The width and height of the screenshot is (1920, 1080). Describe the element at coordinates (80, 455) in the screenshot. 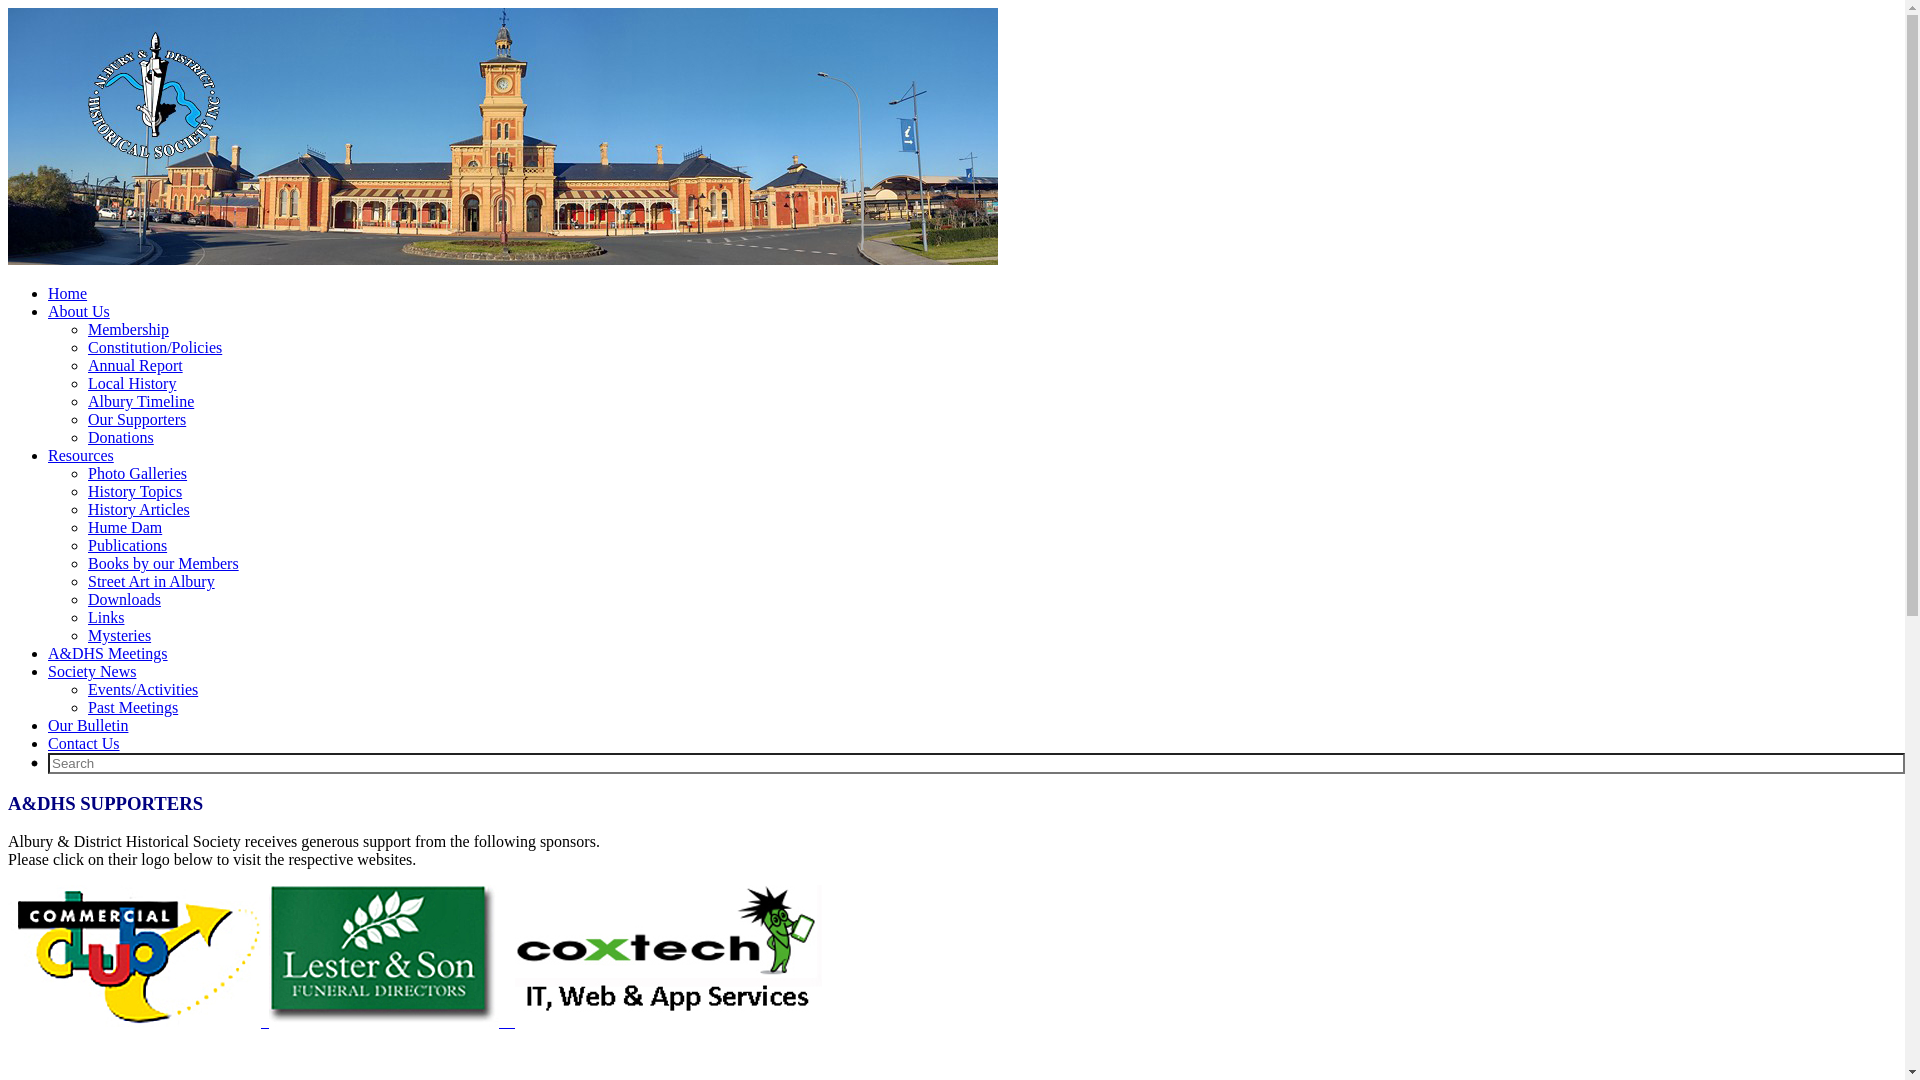

I see `'Resources'` at that location.